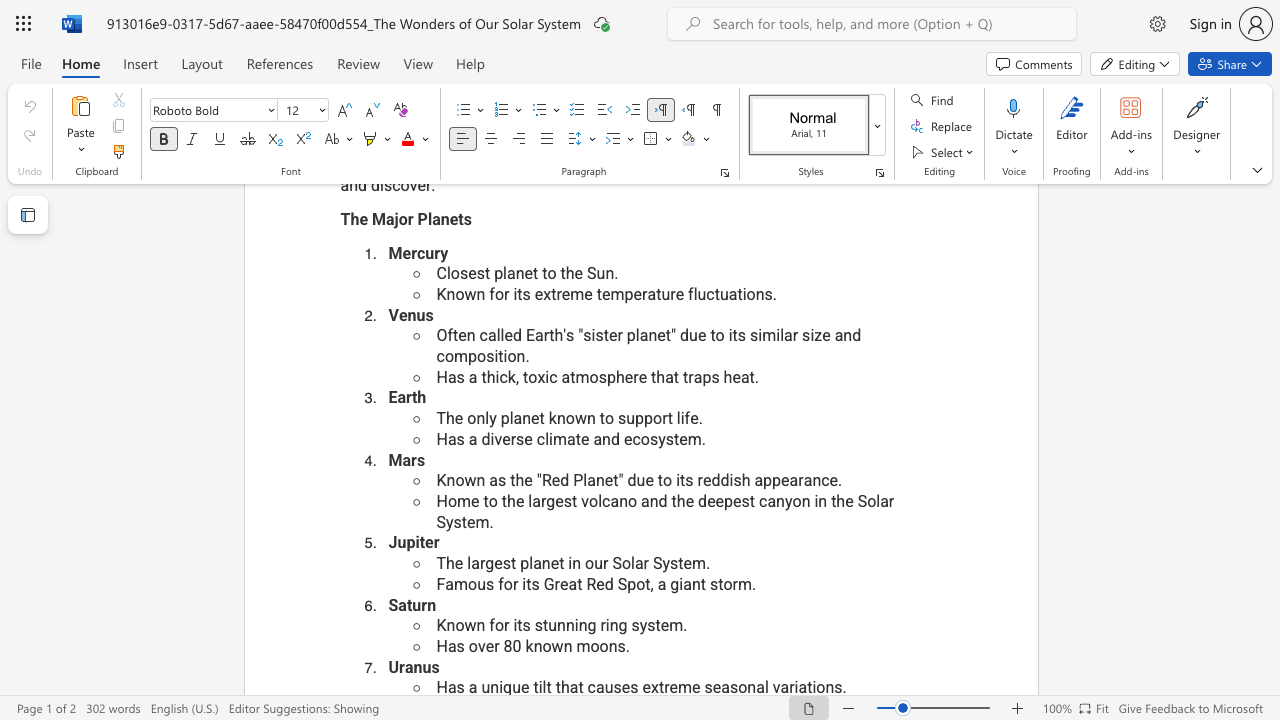 Image resolution: width=1280 pixels, height=720 pixels. Describe the element at coordinates (683, 563) in the screenshot. I see `the subset text "em." within the text "The largest planet in our Solar System."` at that location.